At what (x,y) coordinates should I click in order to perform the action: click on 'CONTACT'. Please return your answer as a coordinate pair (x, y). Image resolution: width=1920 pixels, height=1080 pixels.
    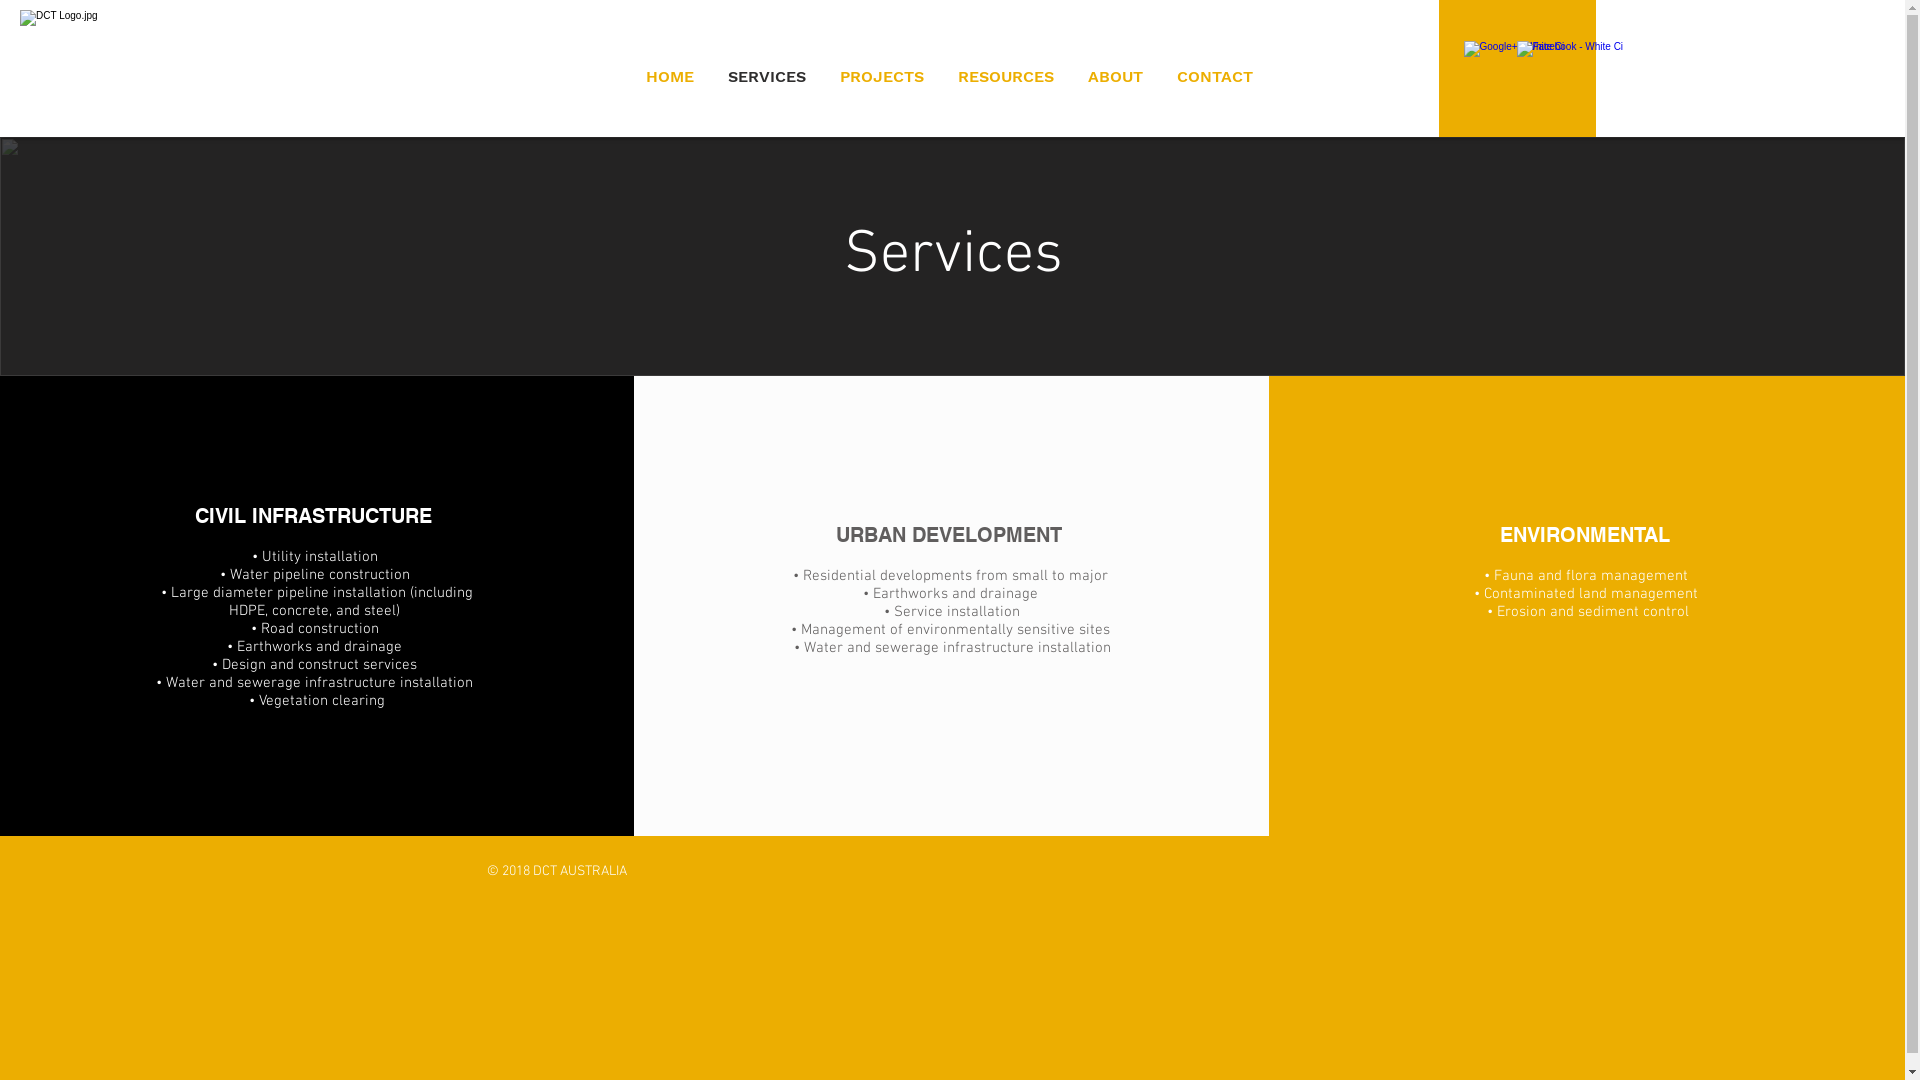
    Looking at the image, I should click on (1213, 75).